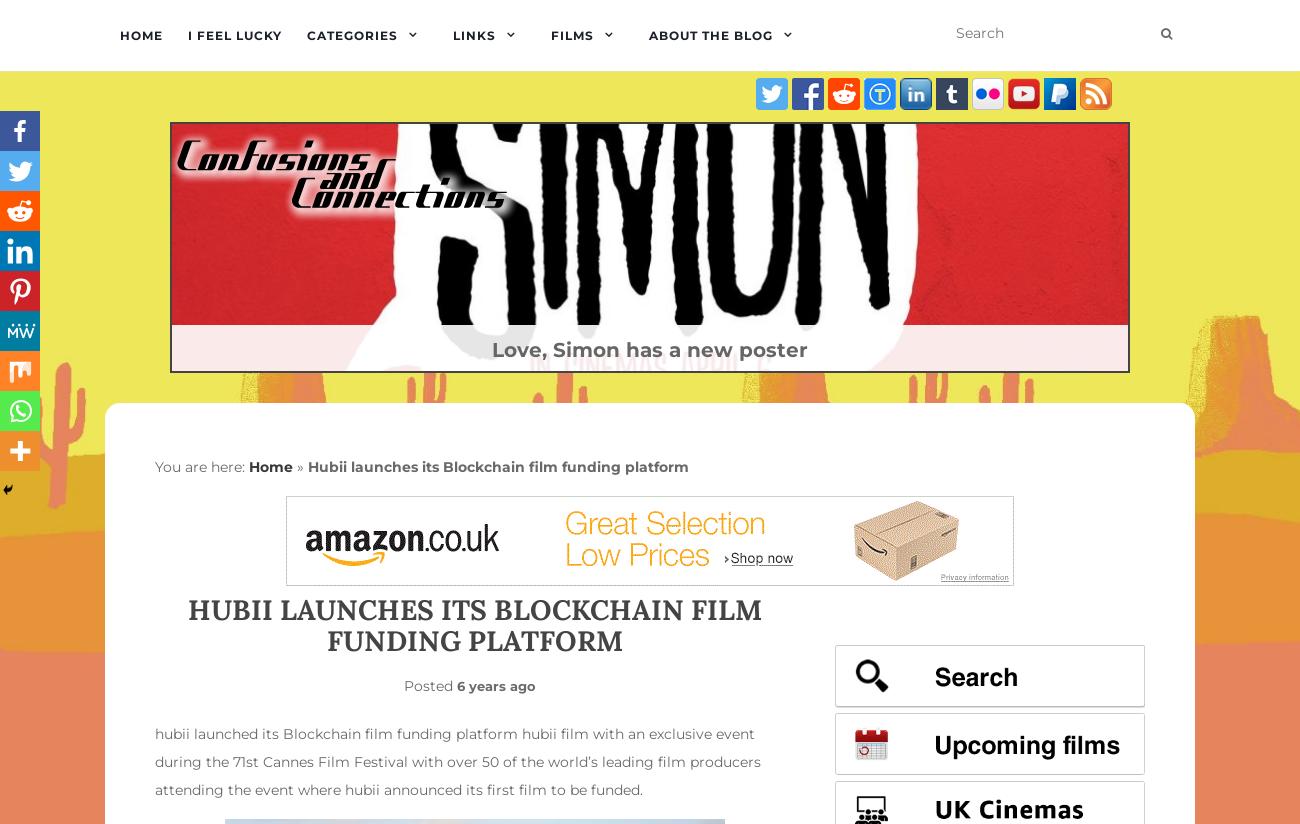 The width and height of the screenshot is (1300, 824). Describe the element at coordinates (351, 35) in the screenshot. I see `'Categories'` at that location.